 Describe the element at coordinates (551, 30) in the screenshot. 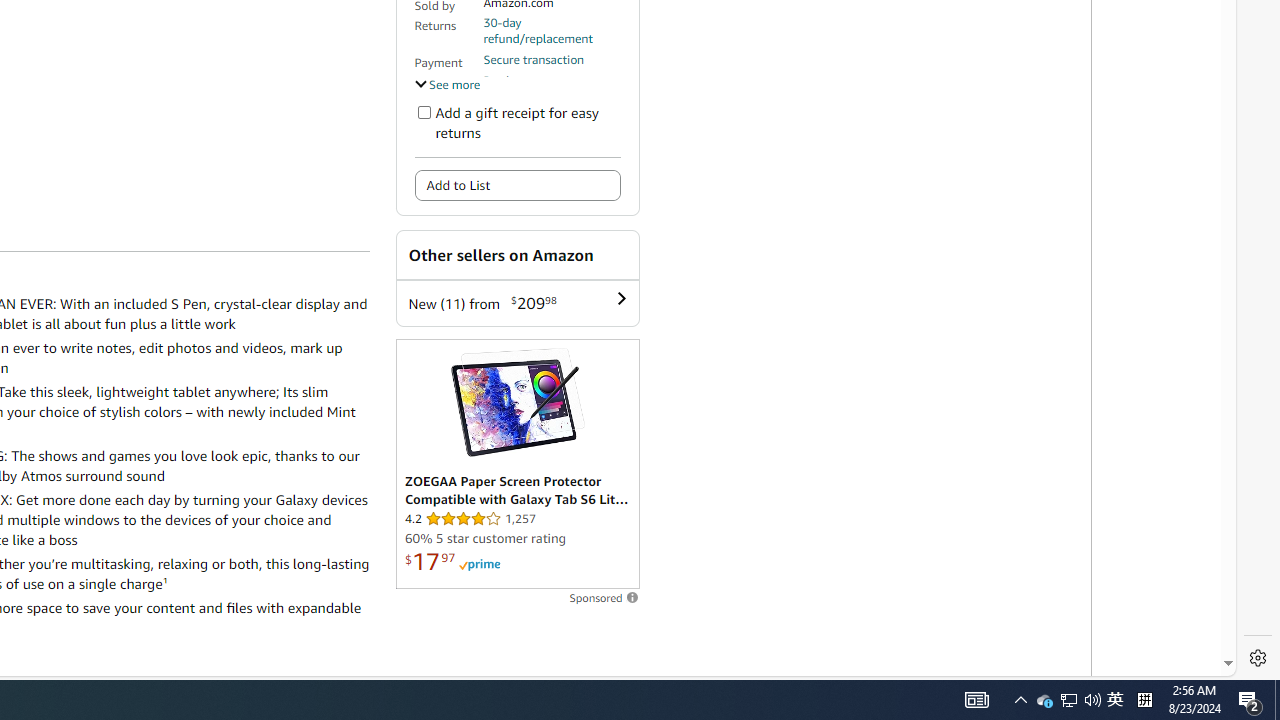

I see `'30-day refund/replacement'` at that location.